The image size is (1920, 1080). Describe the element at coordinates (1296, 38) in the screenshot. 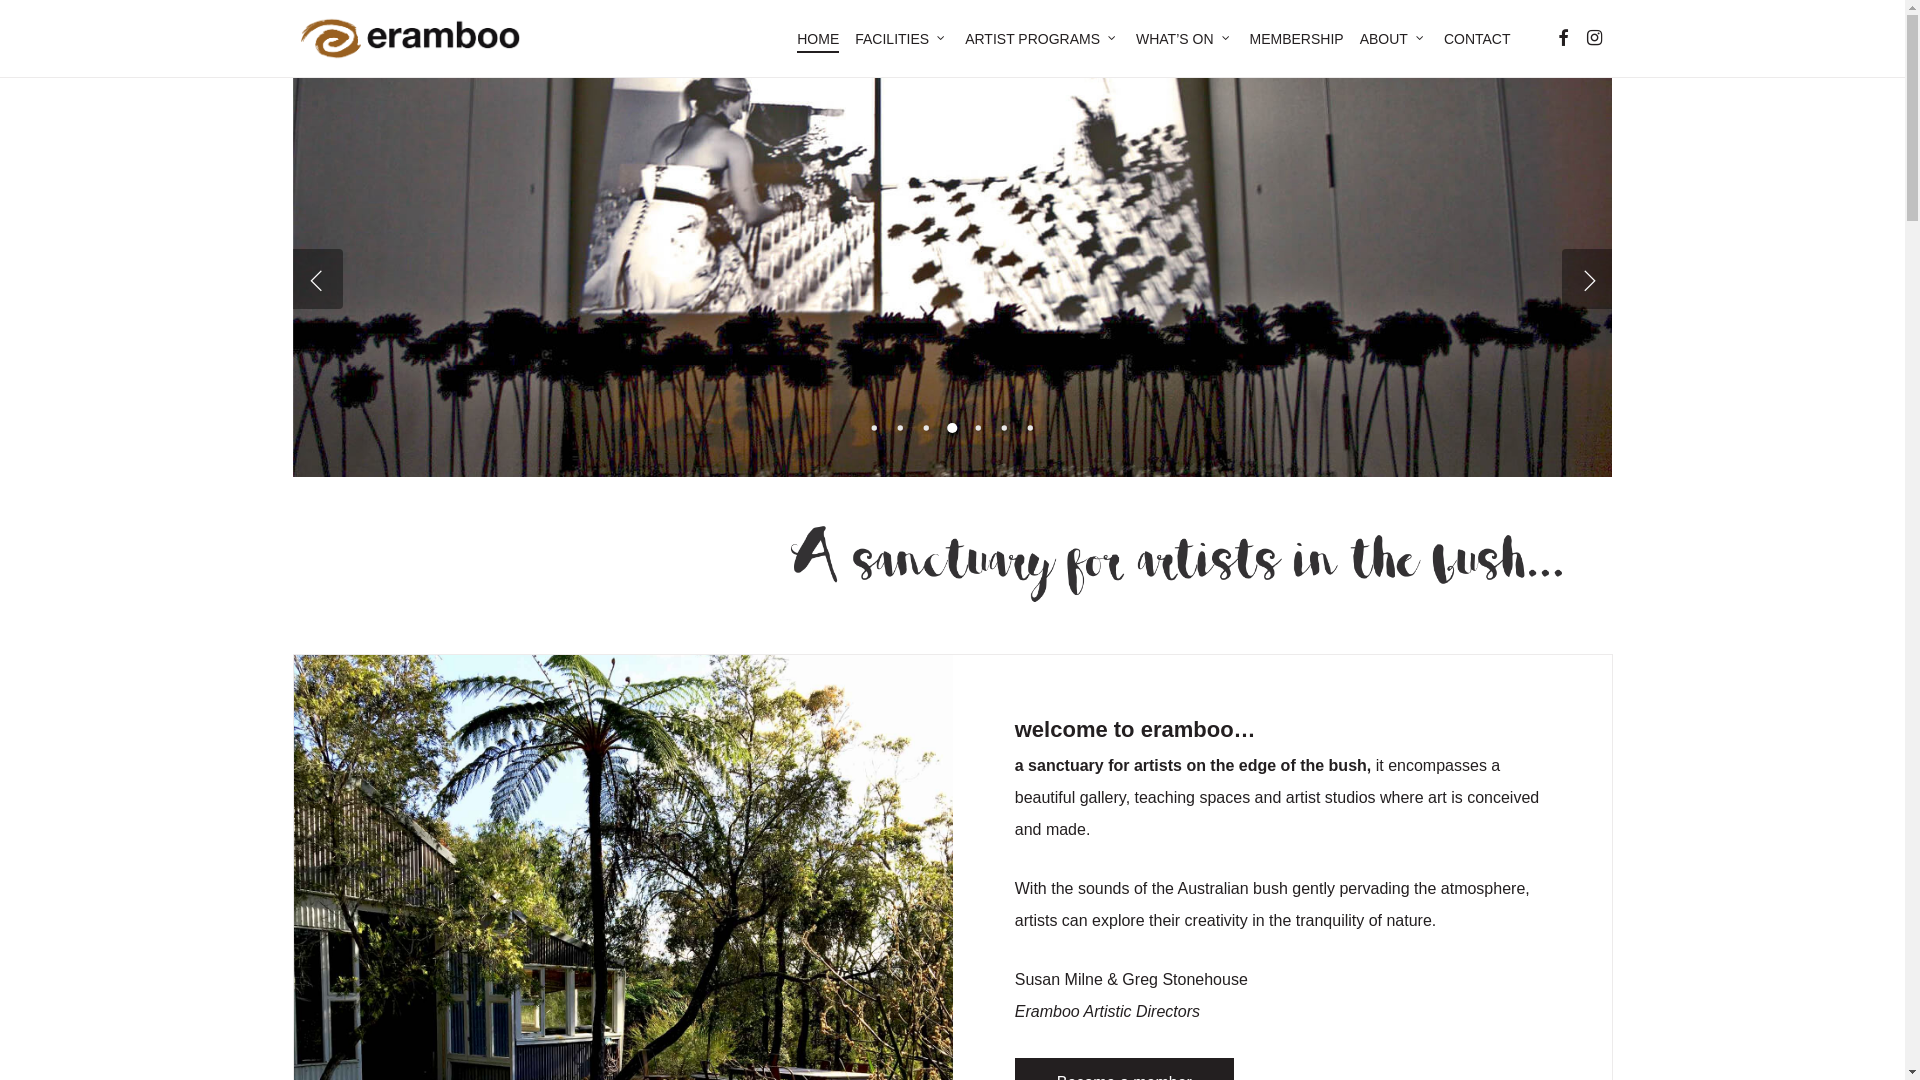

I see `'MEMBERSHIP'` at that location.